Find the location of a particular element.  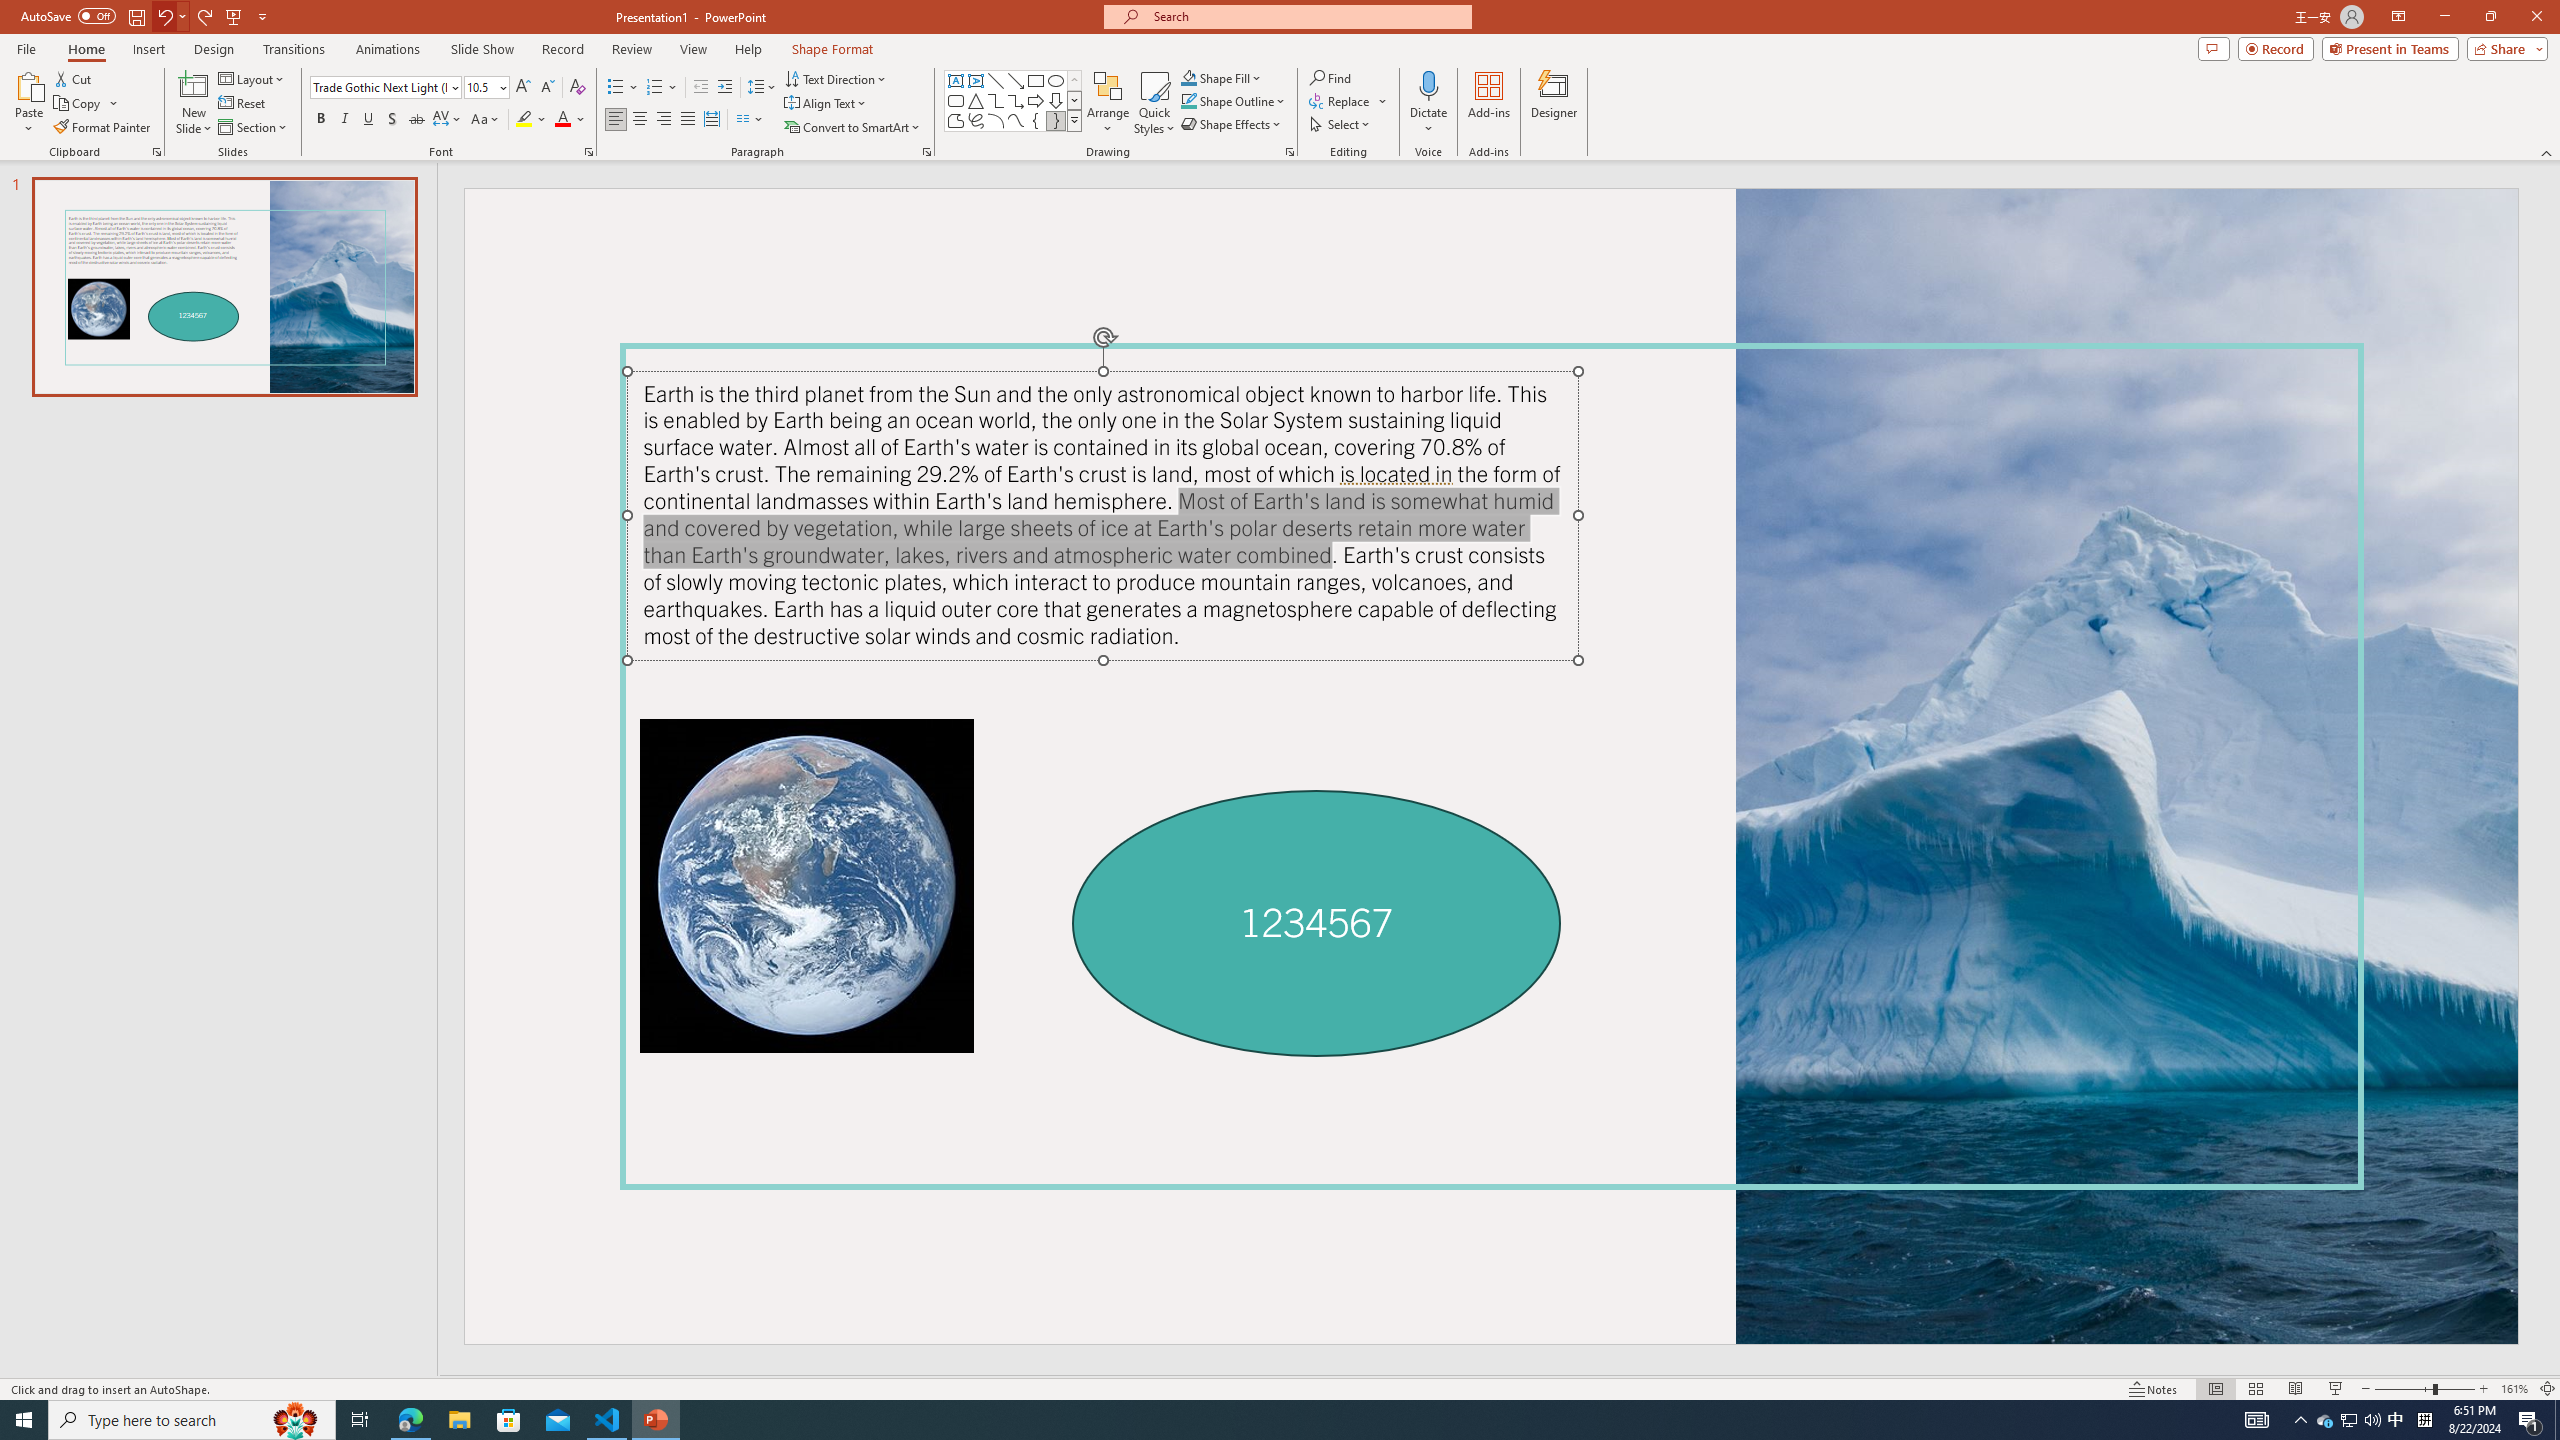

'Text Highlight Color' is located at coordinates (530, 118).